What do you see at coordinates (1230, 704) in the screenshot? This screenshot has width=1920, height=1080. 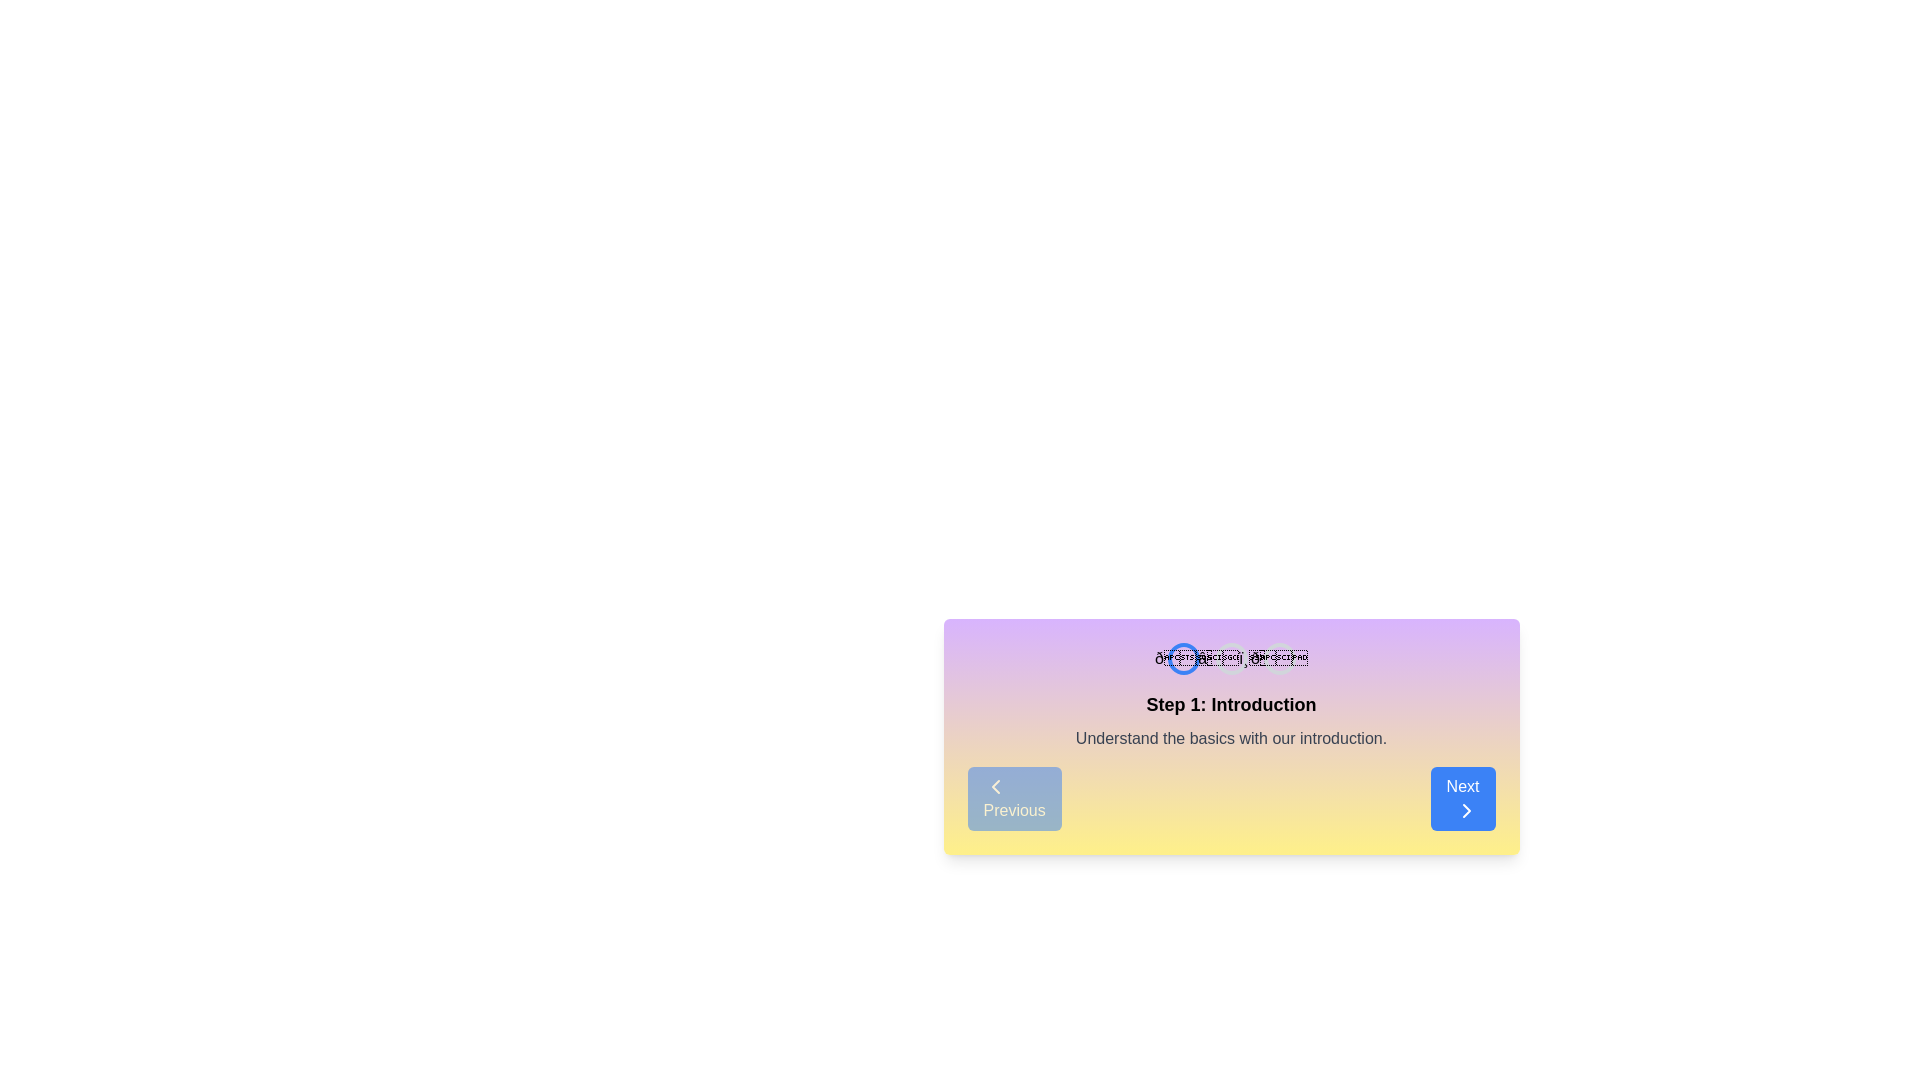 I see `the bold, large-sized text label displaying 'Step 1: Introduction' which is positioned at the top center of its card-like interface` at bounding box center [1230, 704].